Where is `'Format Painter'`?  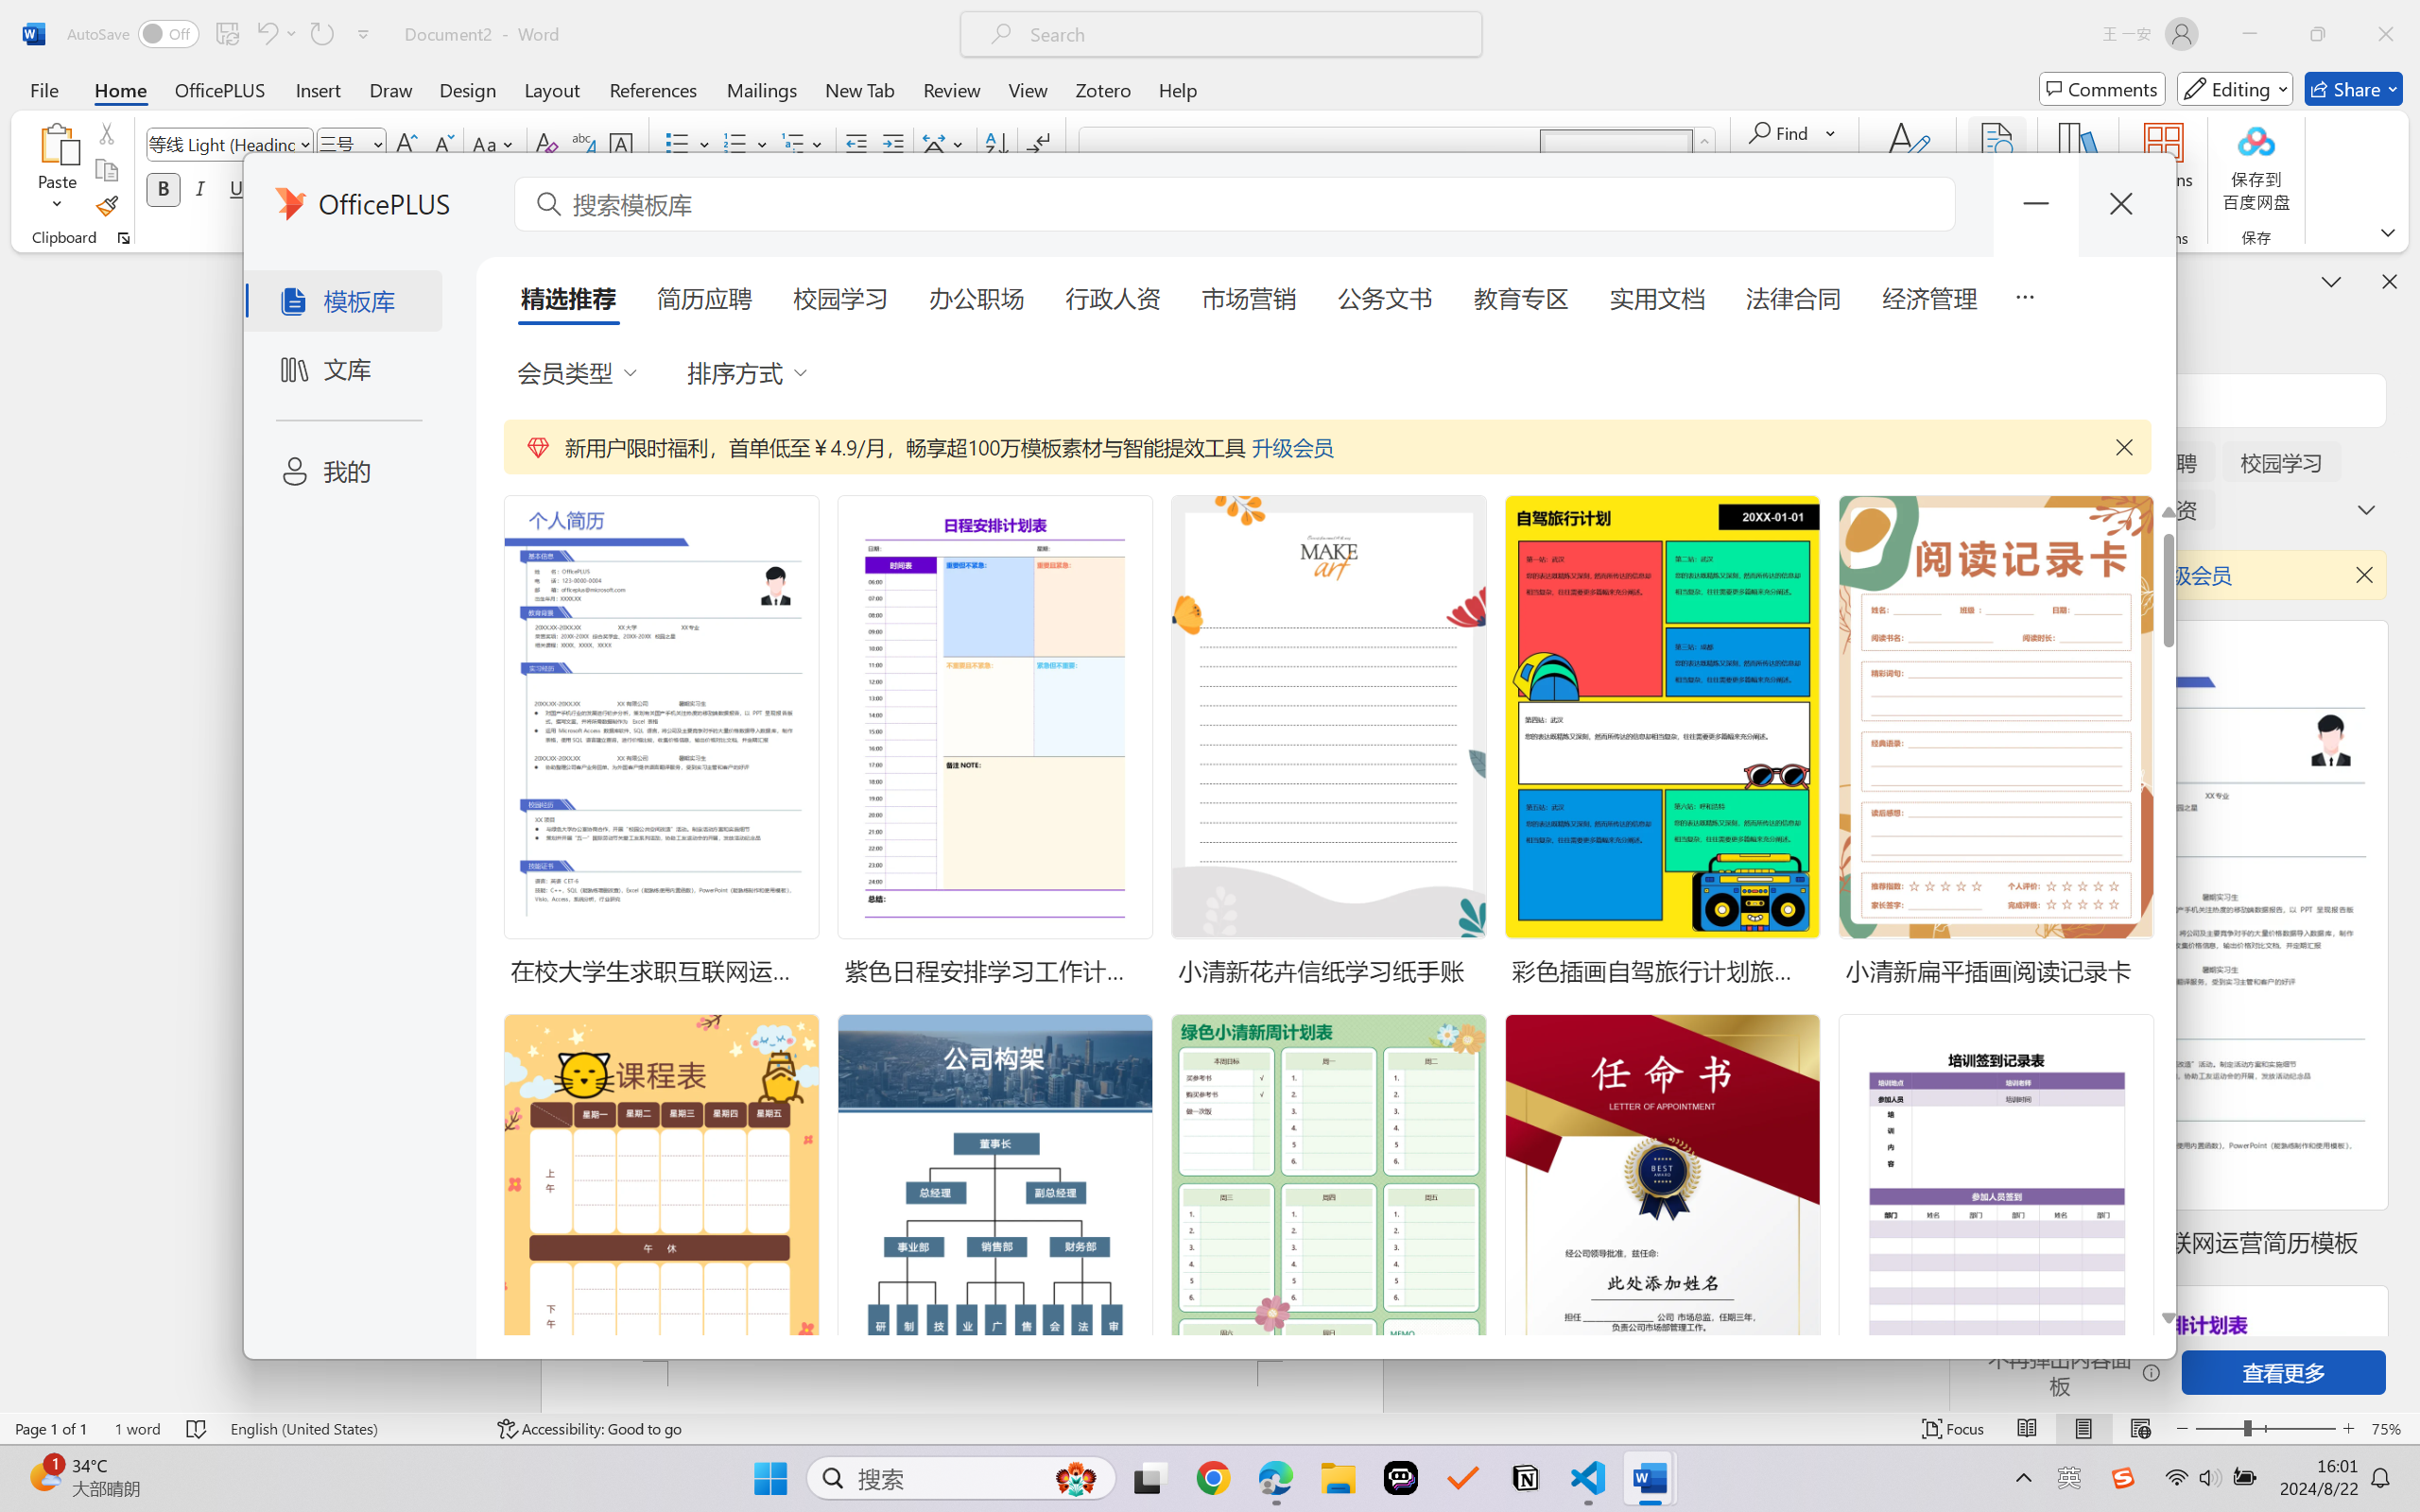
'Format Painter' is located at coordinates (105, 207).